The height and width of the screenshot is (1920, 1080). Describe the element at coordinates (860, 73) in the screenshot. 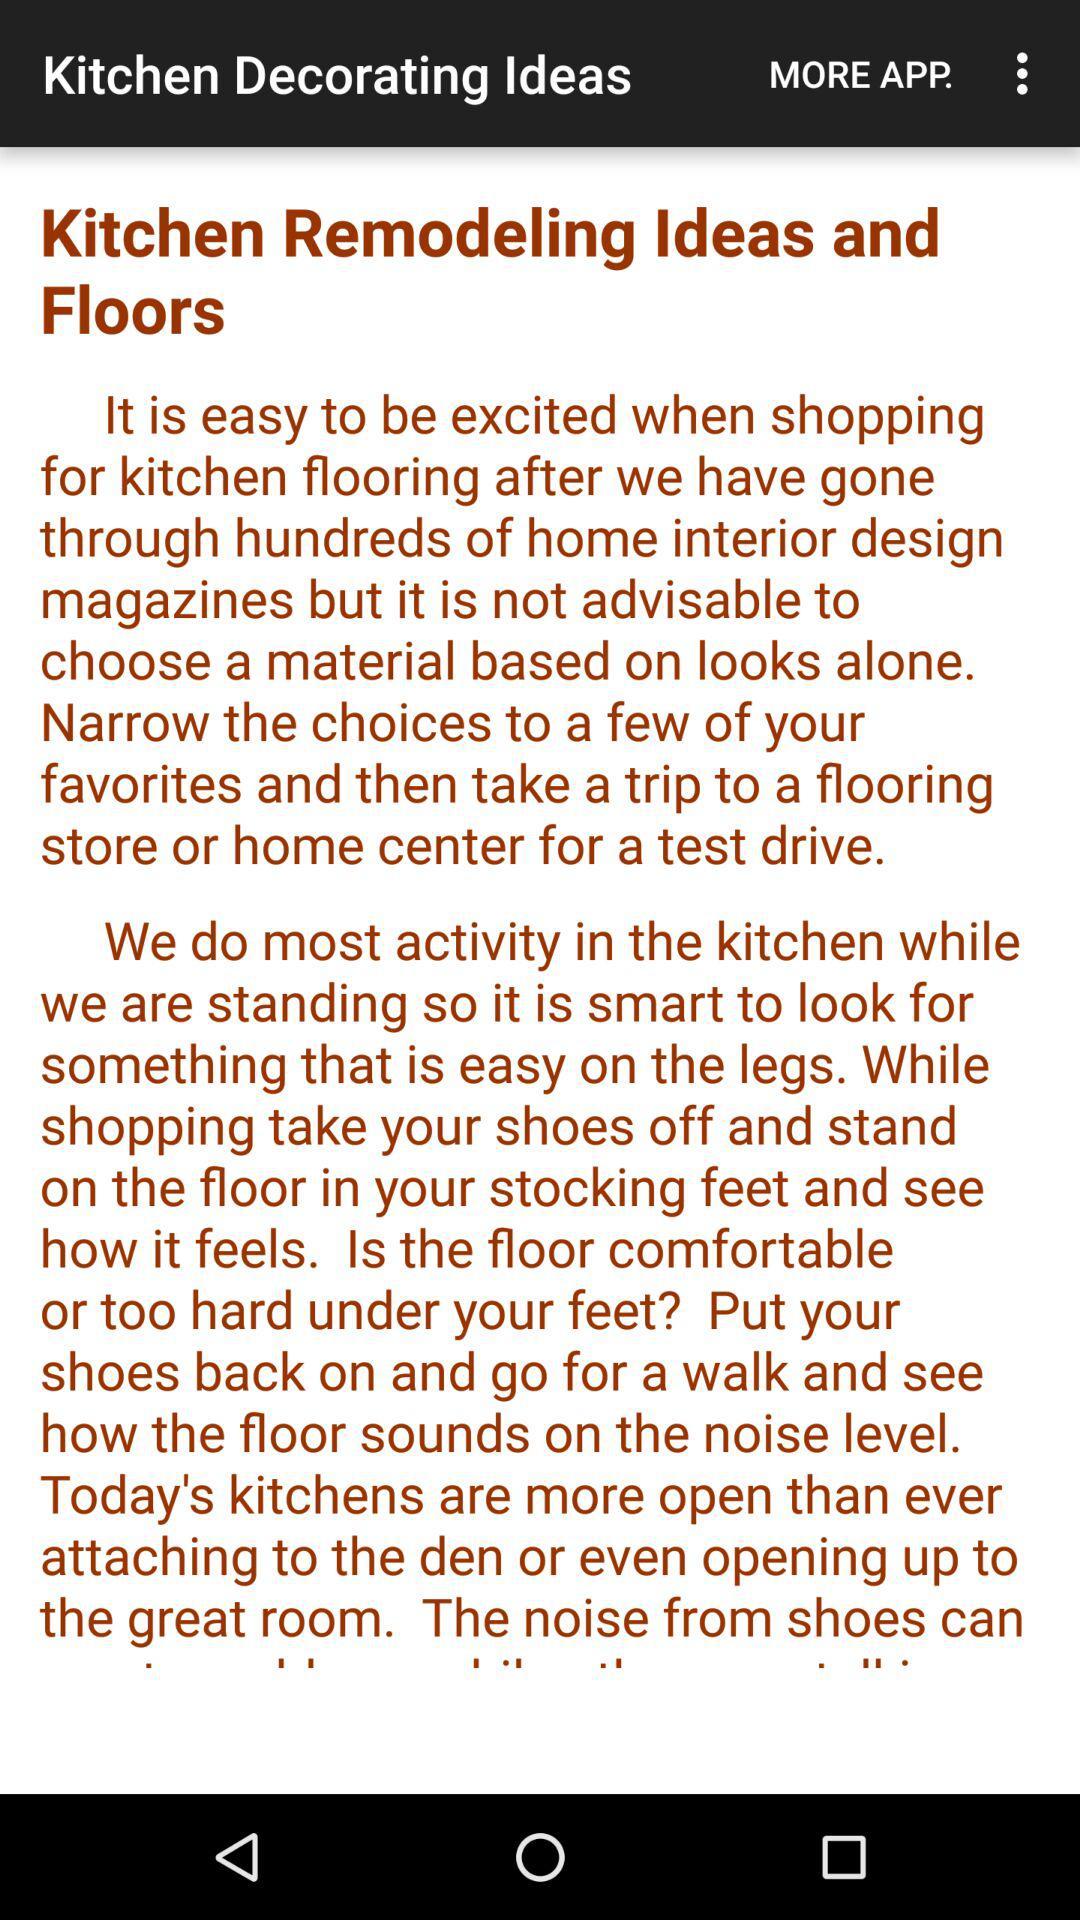

I see `the icon next to kitchen decorating ideas icon` at that location.